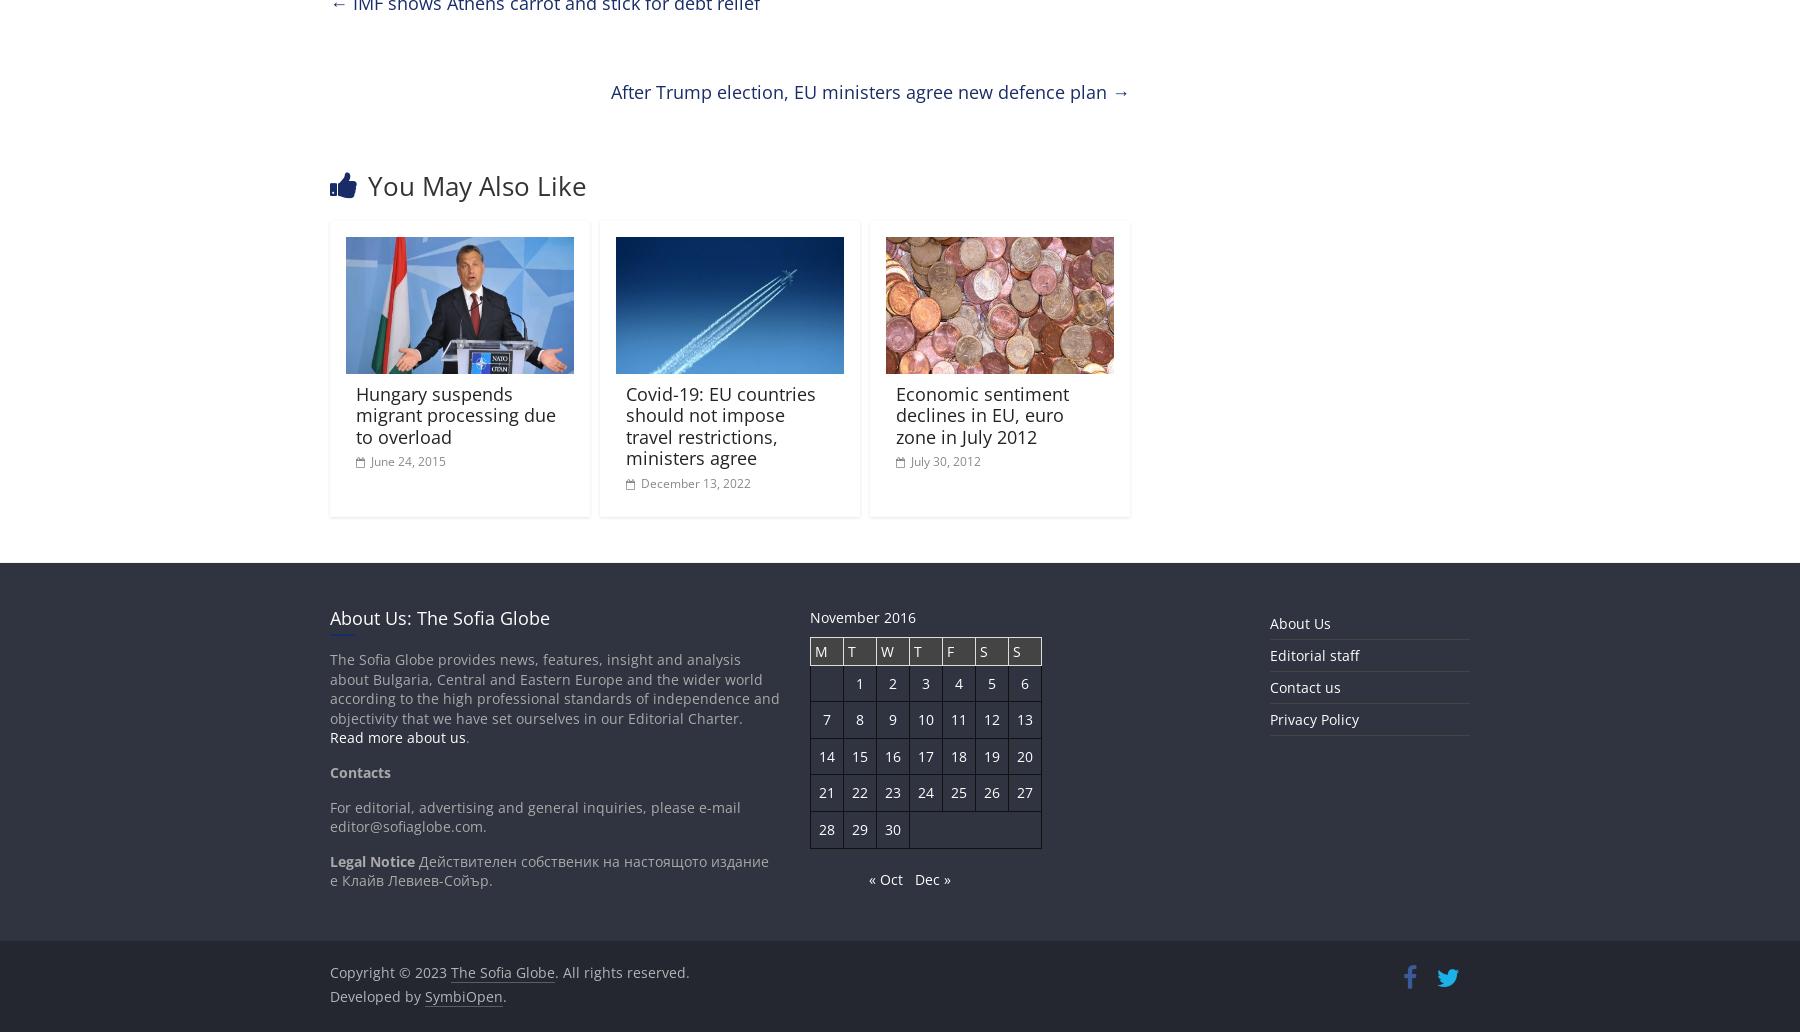 This screenshot has height=1032, width=1800. I want to click on 'June 24, 2015', so click(408, 460).